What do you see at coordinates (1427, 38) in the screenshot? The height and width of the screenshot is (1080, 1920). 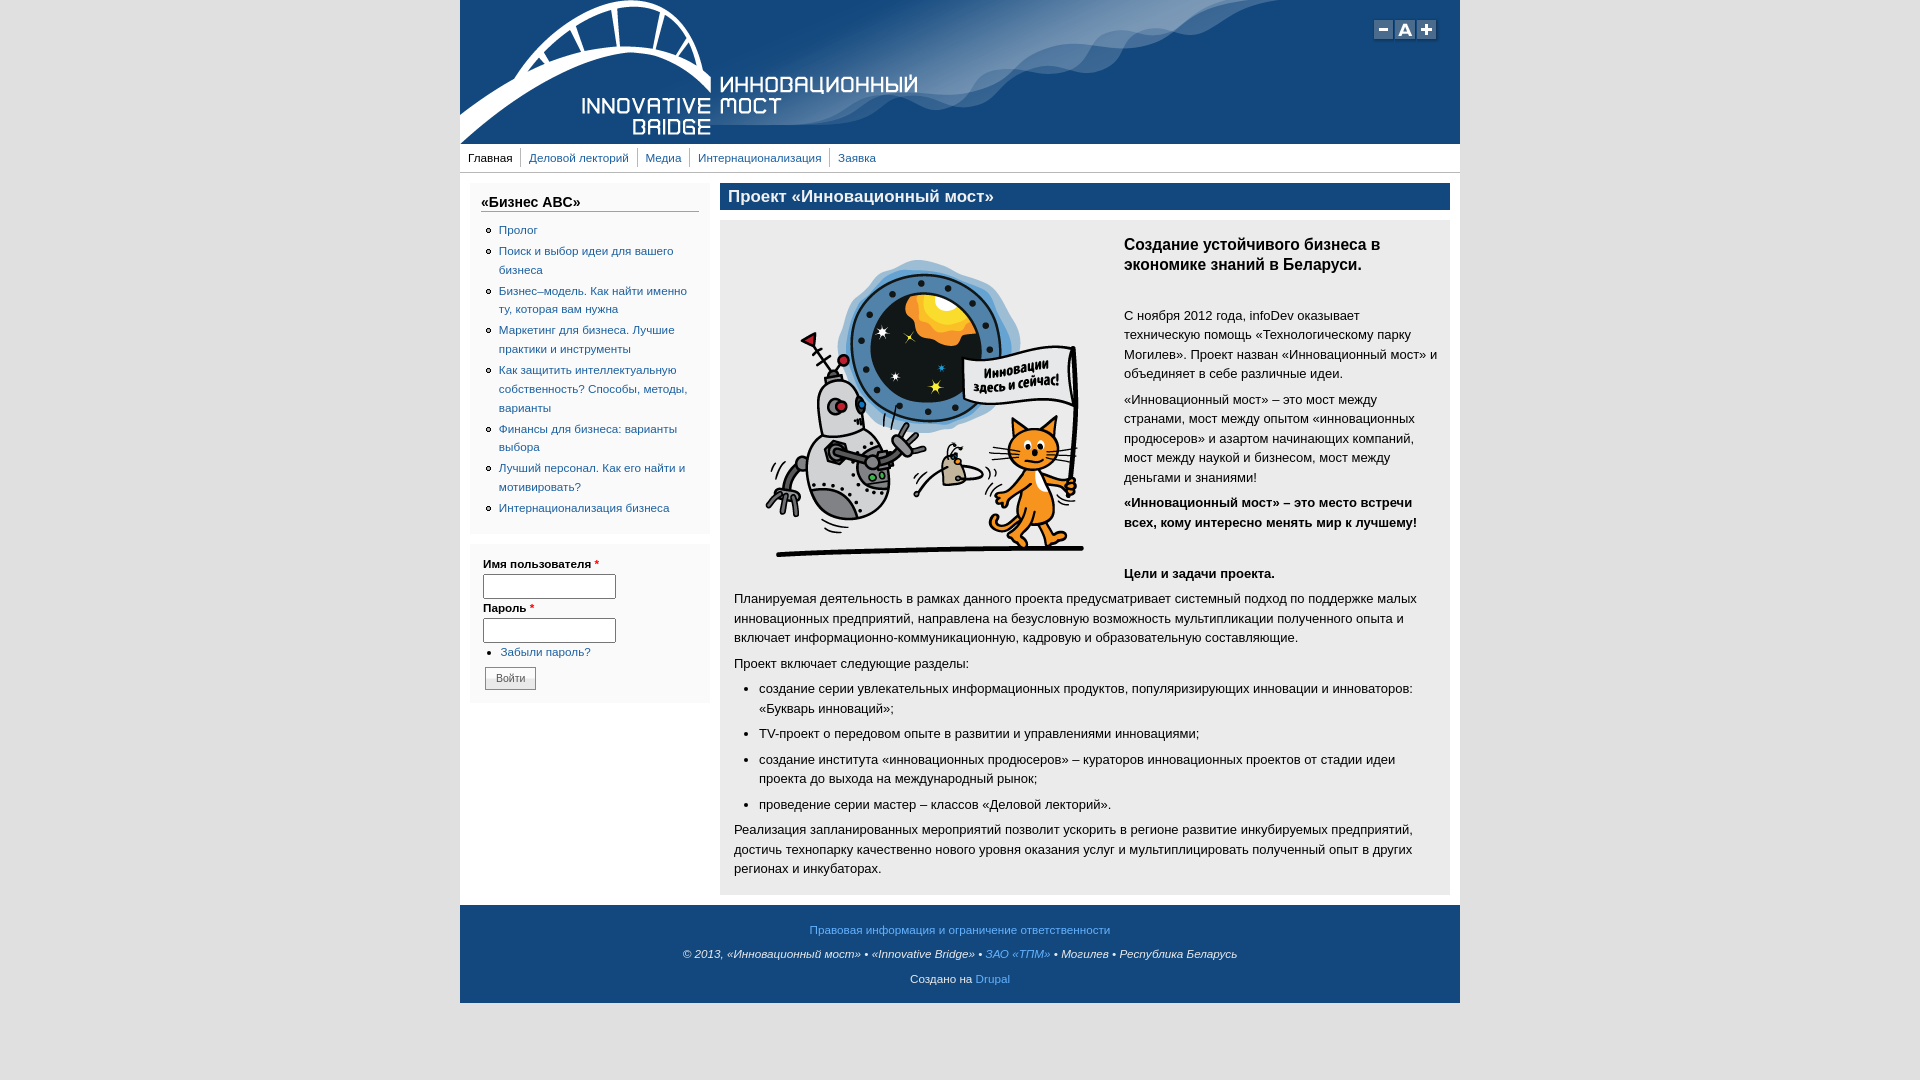 I see `'Increase text size'` at bounding box center [1427, 38].